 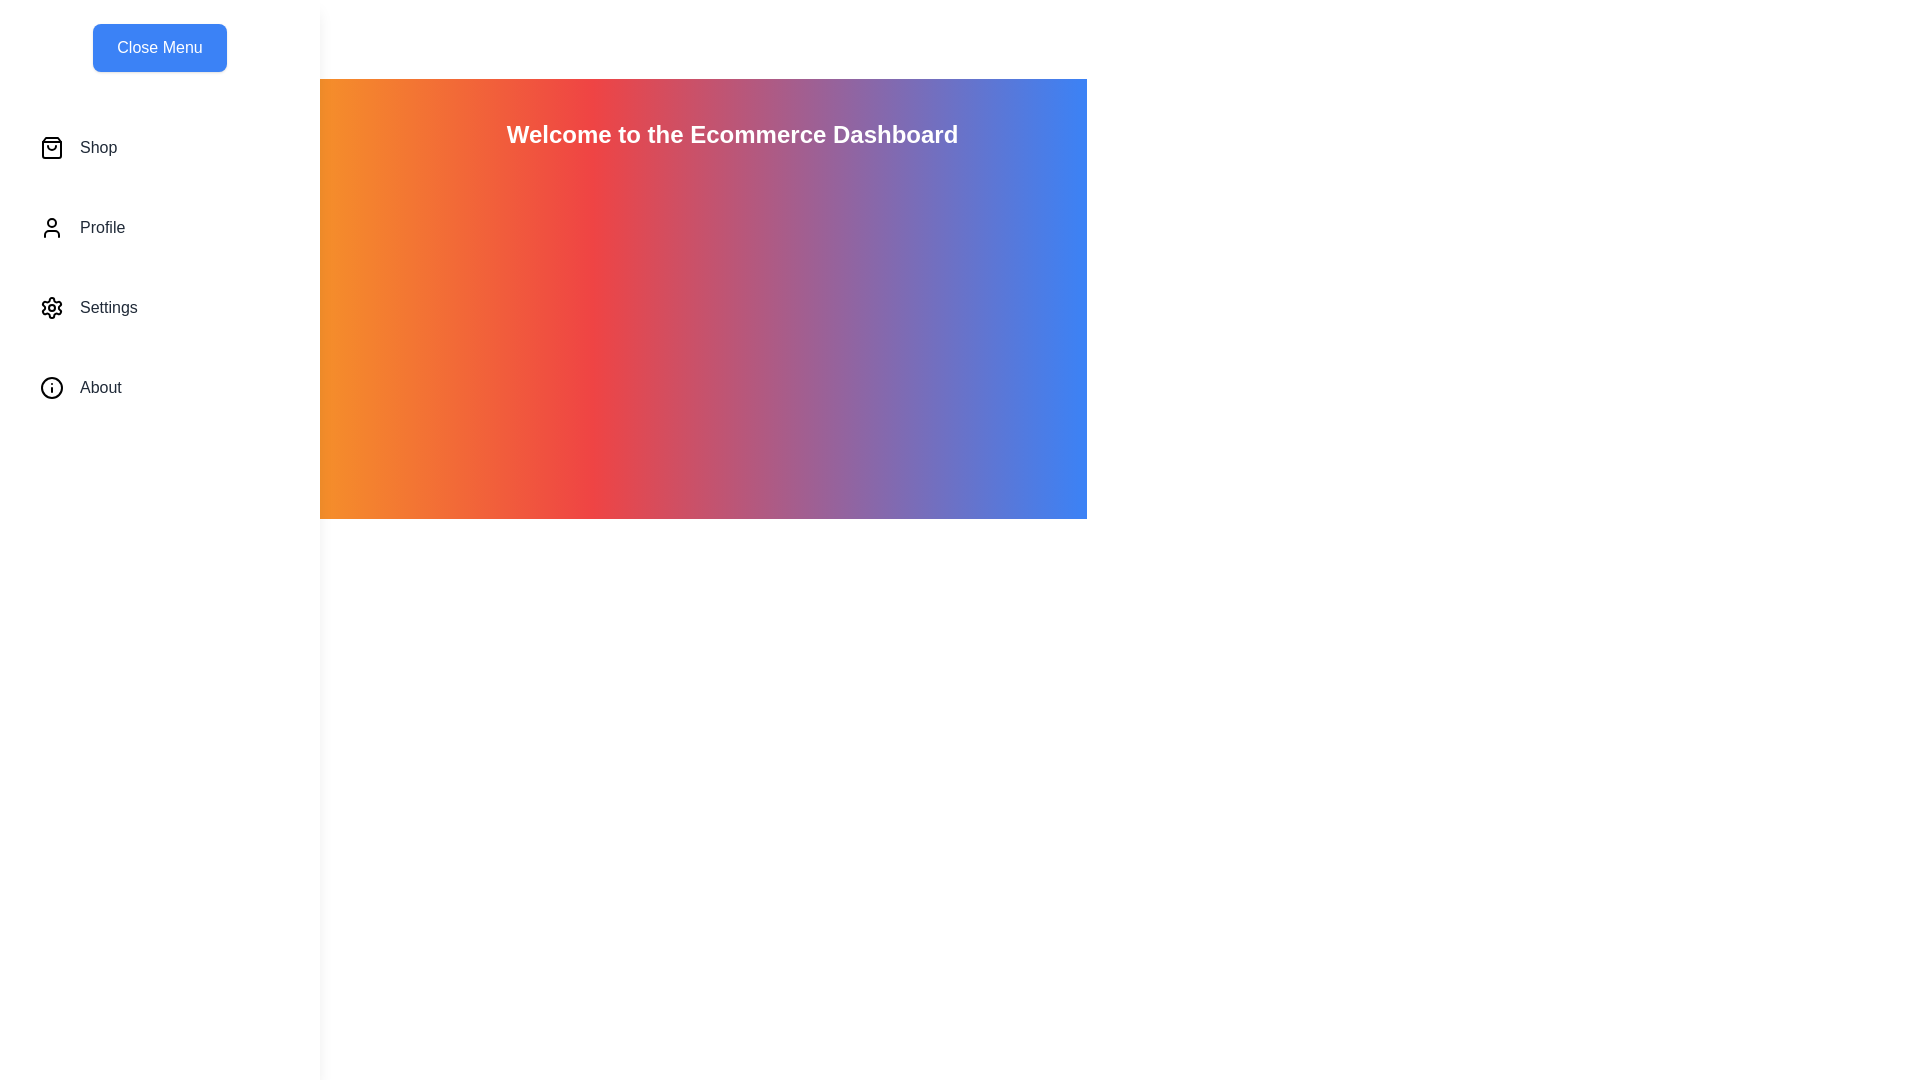 What do you see at coordinates (158, 308) in the screenshot?
I see `the menu item Settings where Settings can be one of 'Shop', 'Profile', 'Settings', or 'About'` at bounding box center [158, 308].